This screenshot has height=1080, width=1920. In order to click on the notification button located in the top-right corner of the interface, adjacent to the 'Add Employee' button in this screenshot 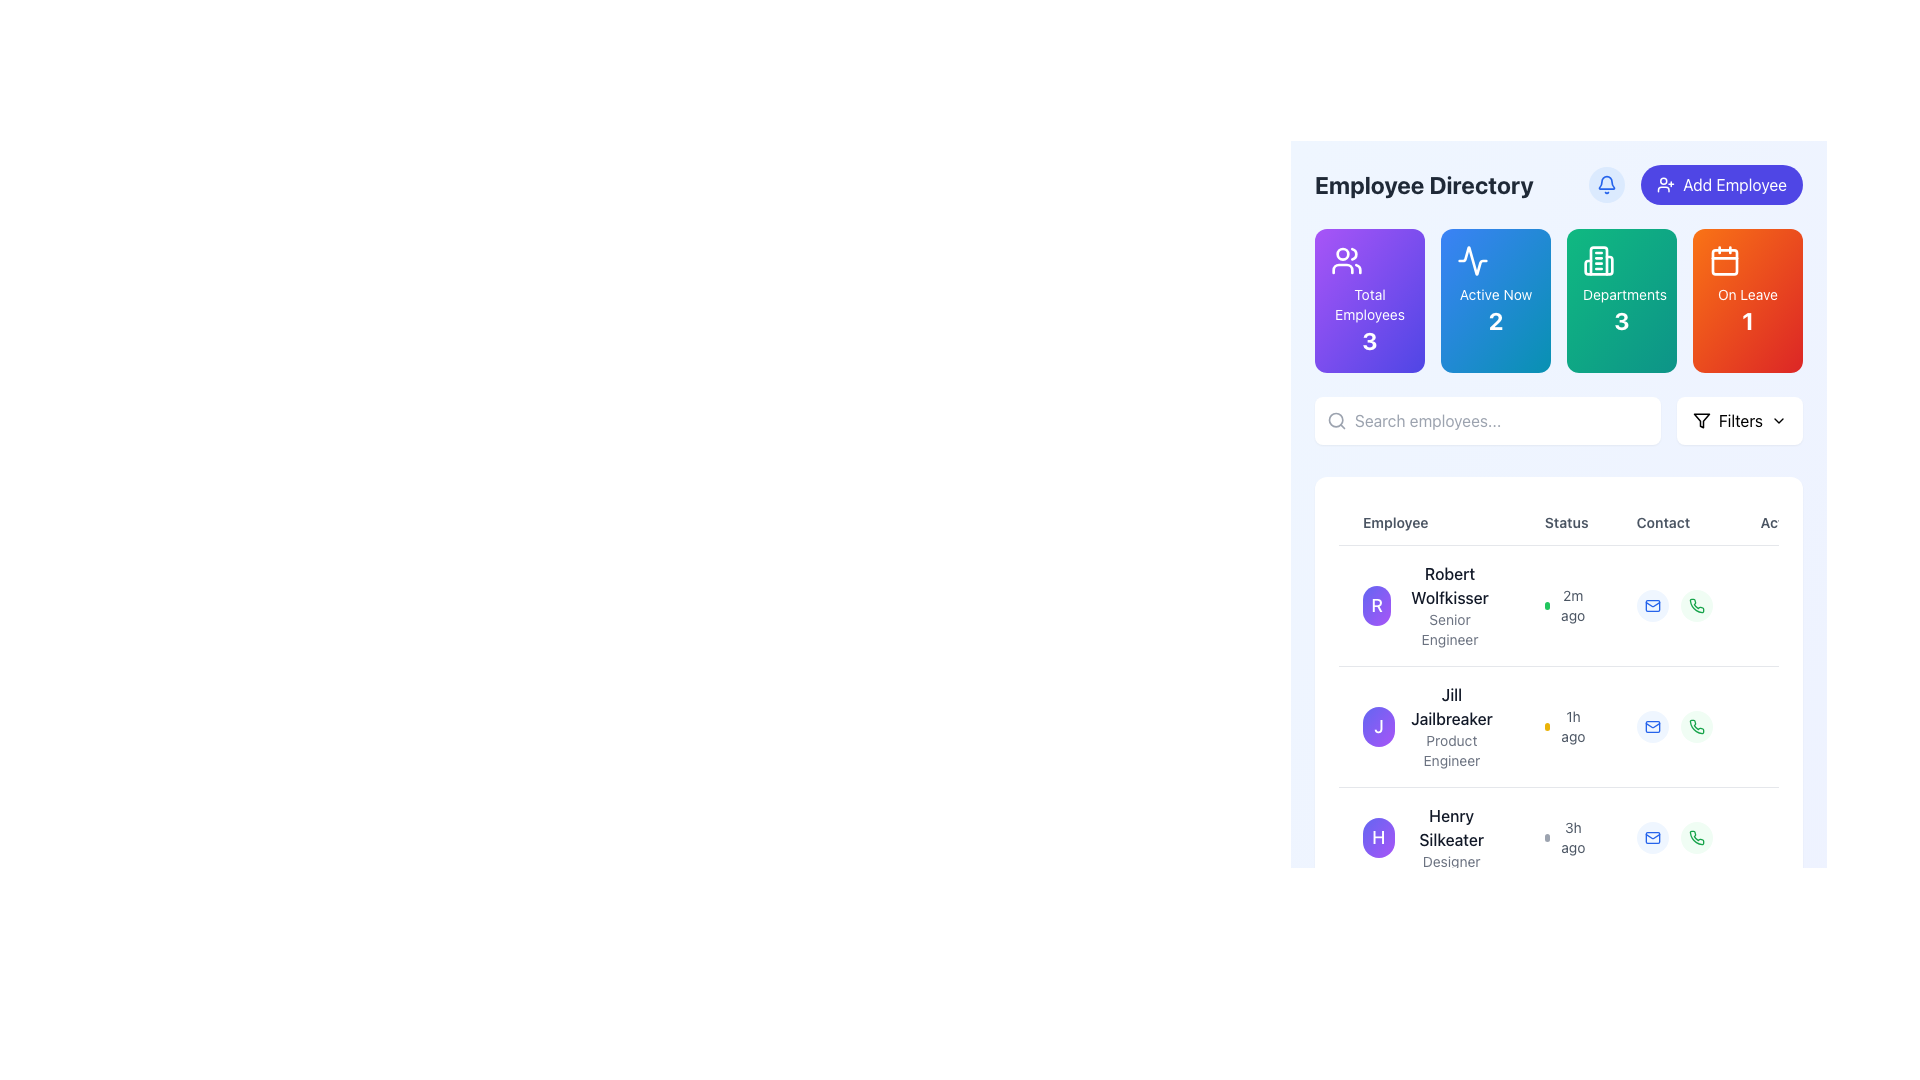, I will do `click(1607, 185)`.